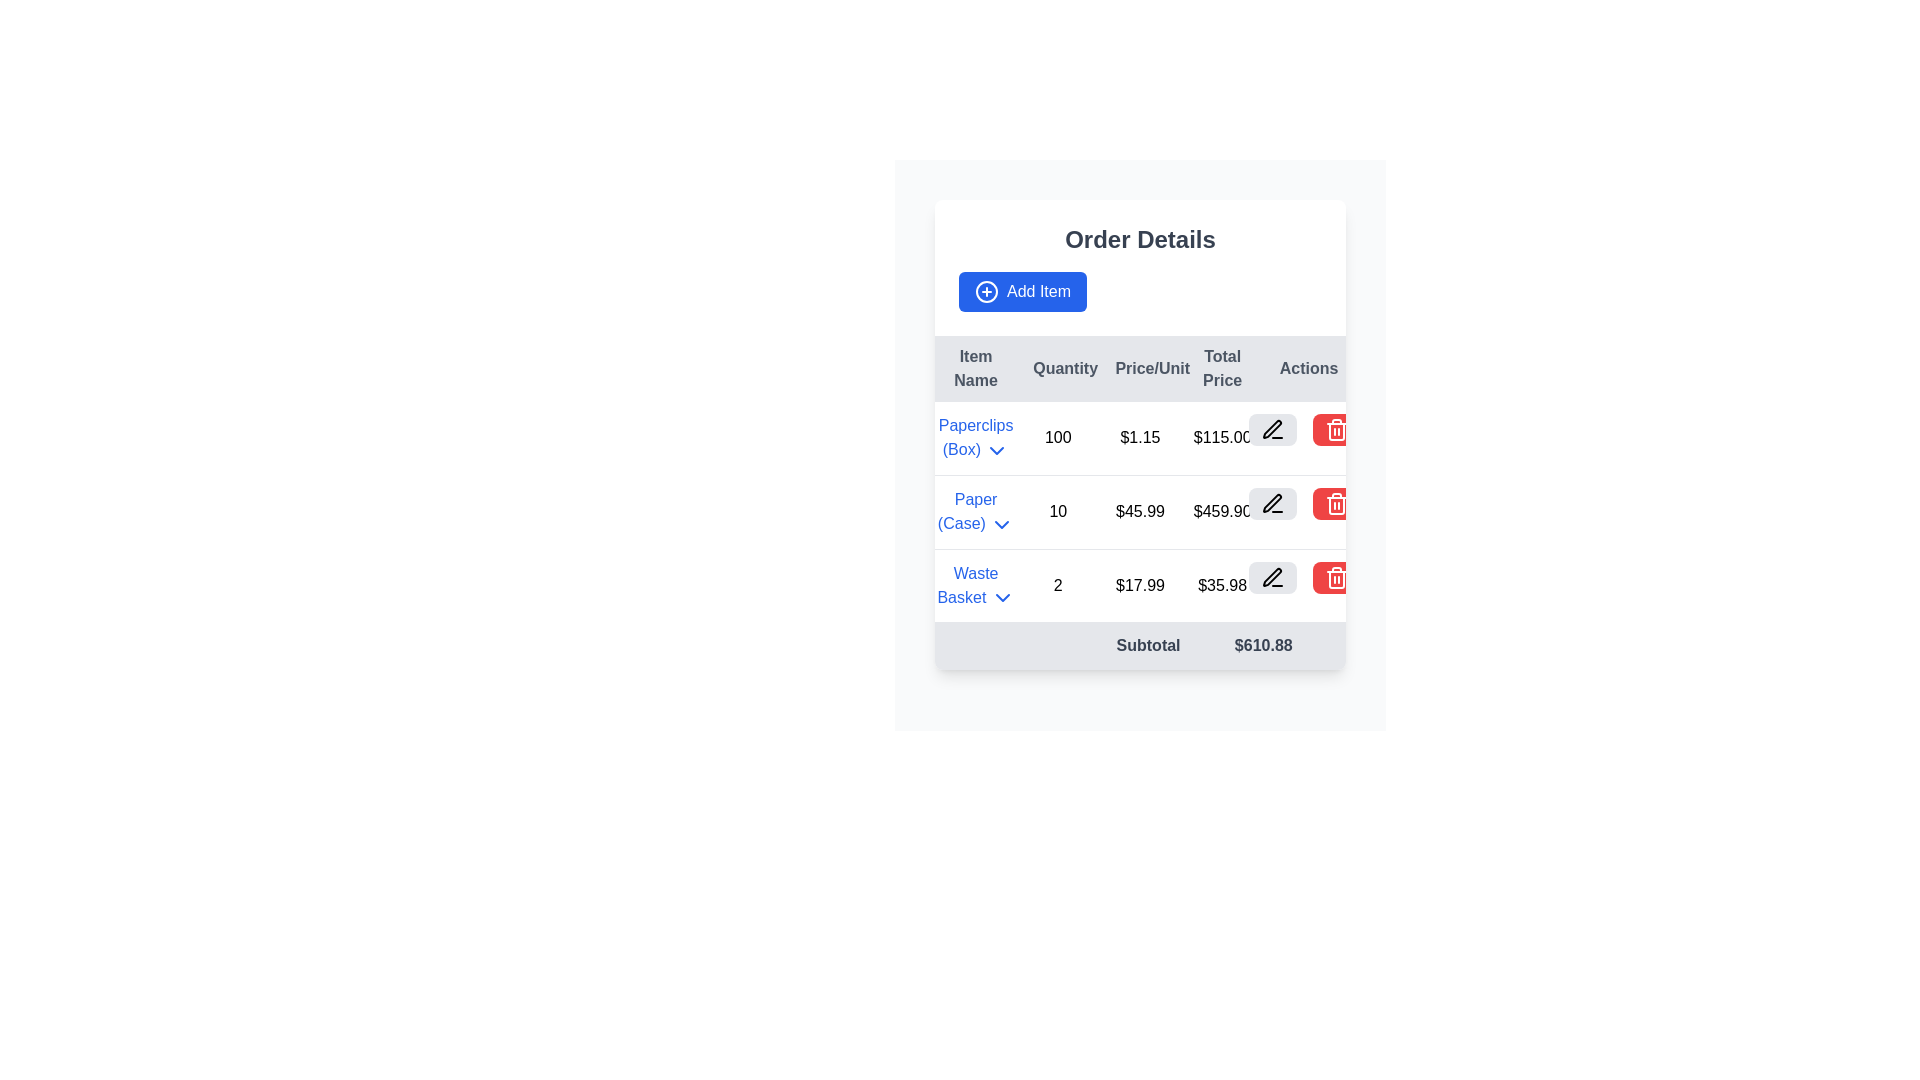  Describe the element at coordinates (1057, 585) in the screenshot. I see `the text display showing '2' in bold, located in the 'Waste Basket' row of the table under the 'Quantity' column` at that location.